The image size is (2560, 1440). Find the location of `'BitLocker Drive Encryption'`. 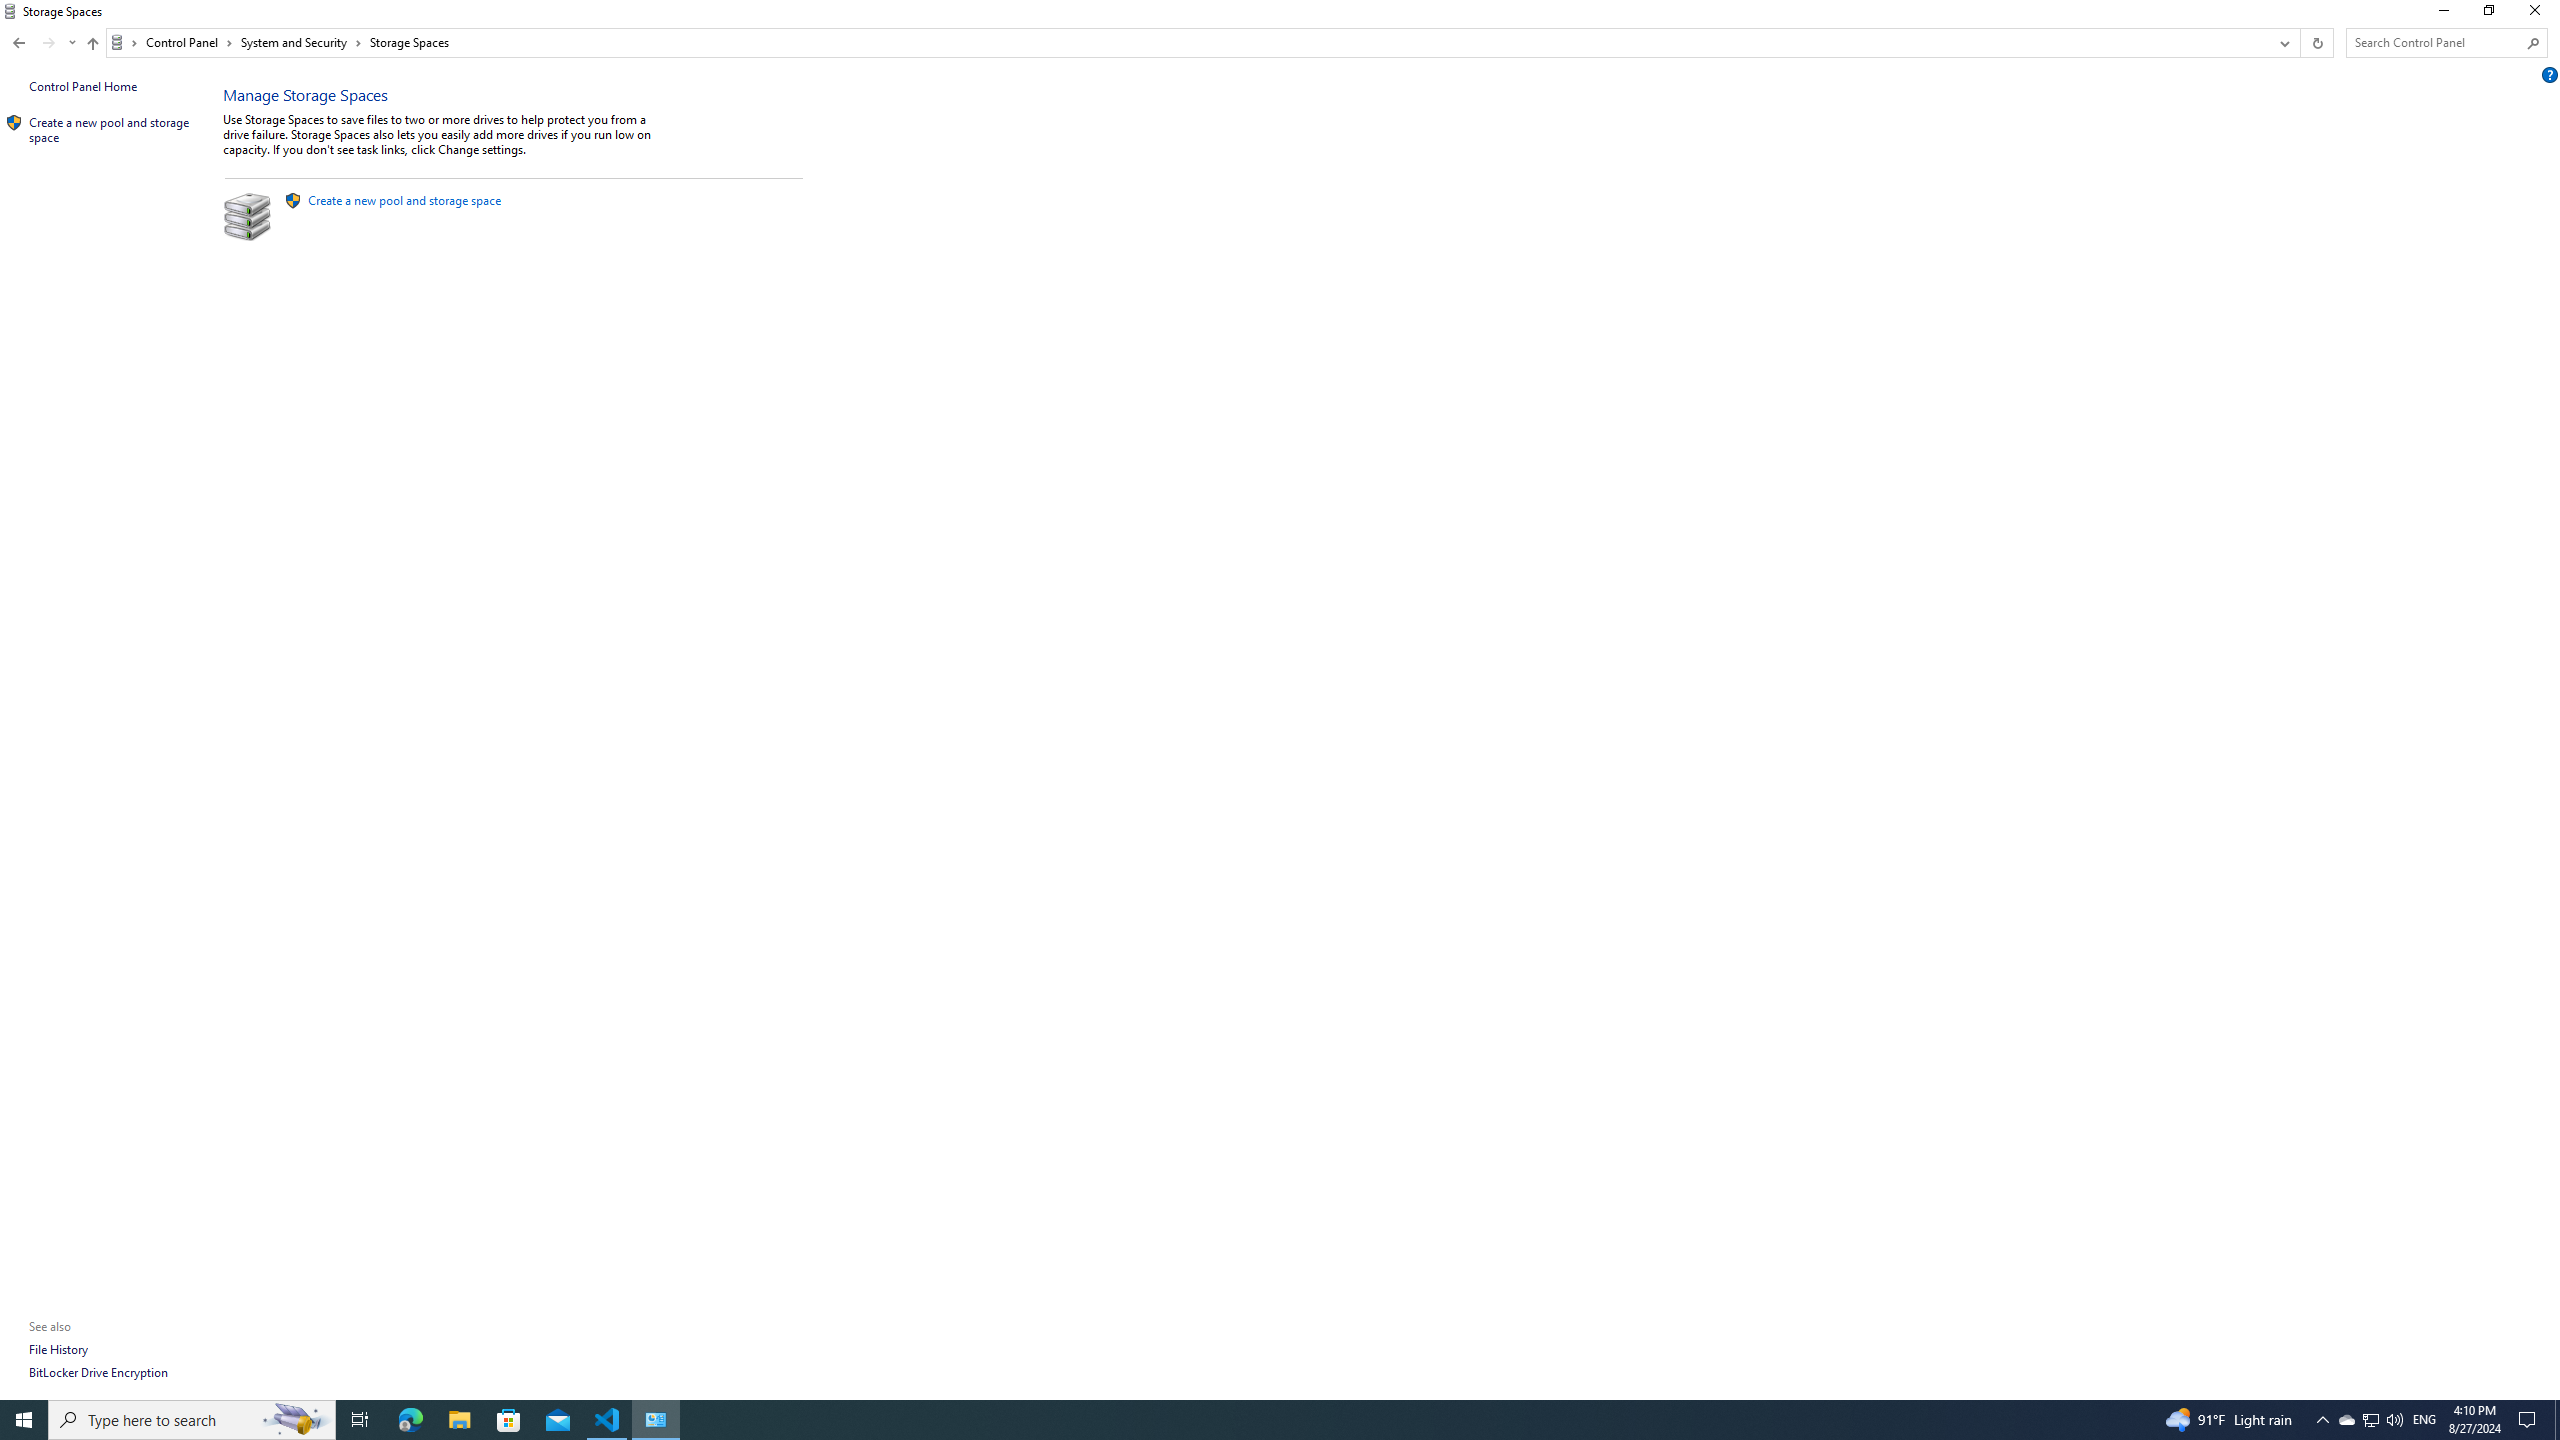

'BitLocker Drive Encryption' is located at coordinates (97, 1371).